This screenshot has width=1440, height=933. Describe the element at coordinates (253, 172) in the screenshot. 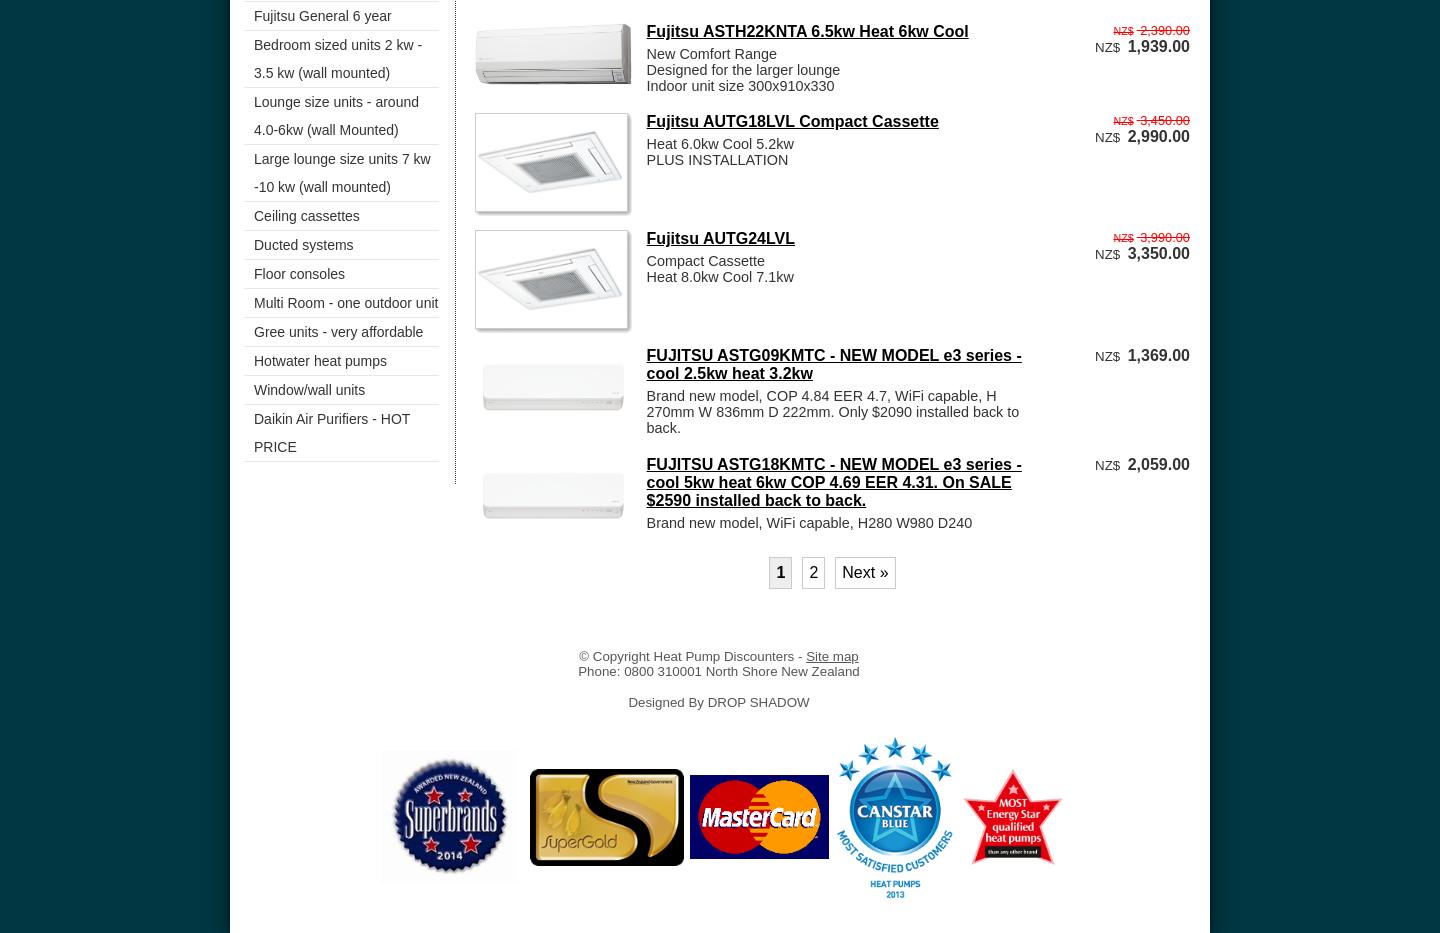

I see `'Large lounge size units 7 kw -10 kw      (wall mounted)'` at that location.